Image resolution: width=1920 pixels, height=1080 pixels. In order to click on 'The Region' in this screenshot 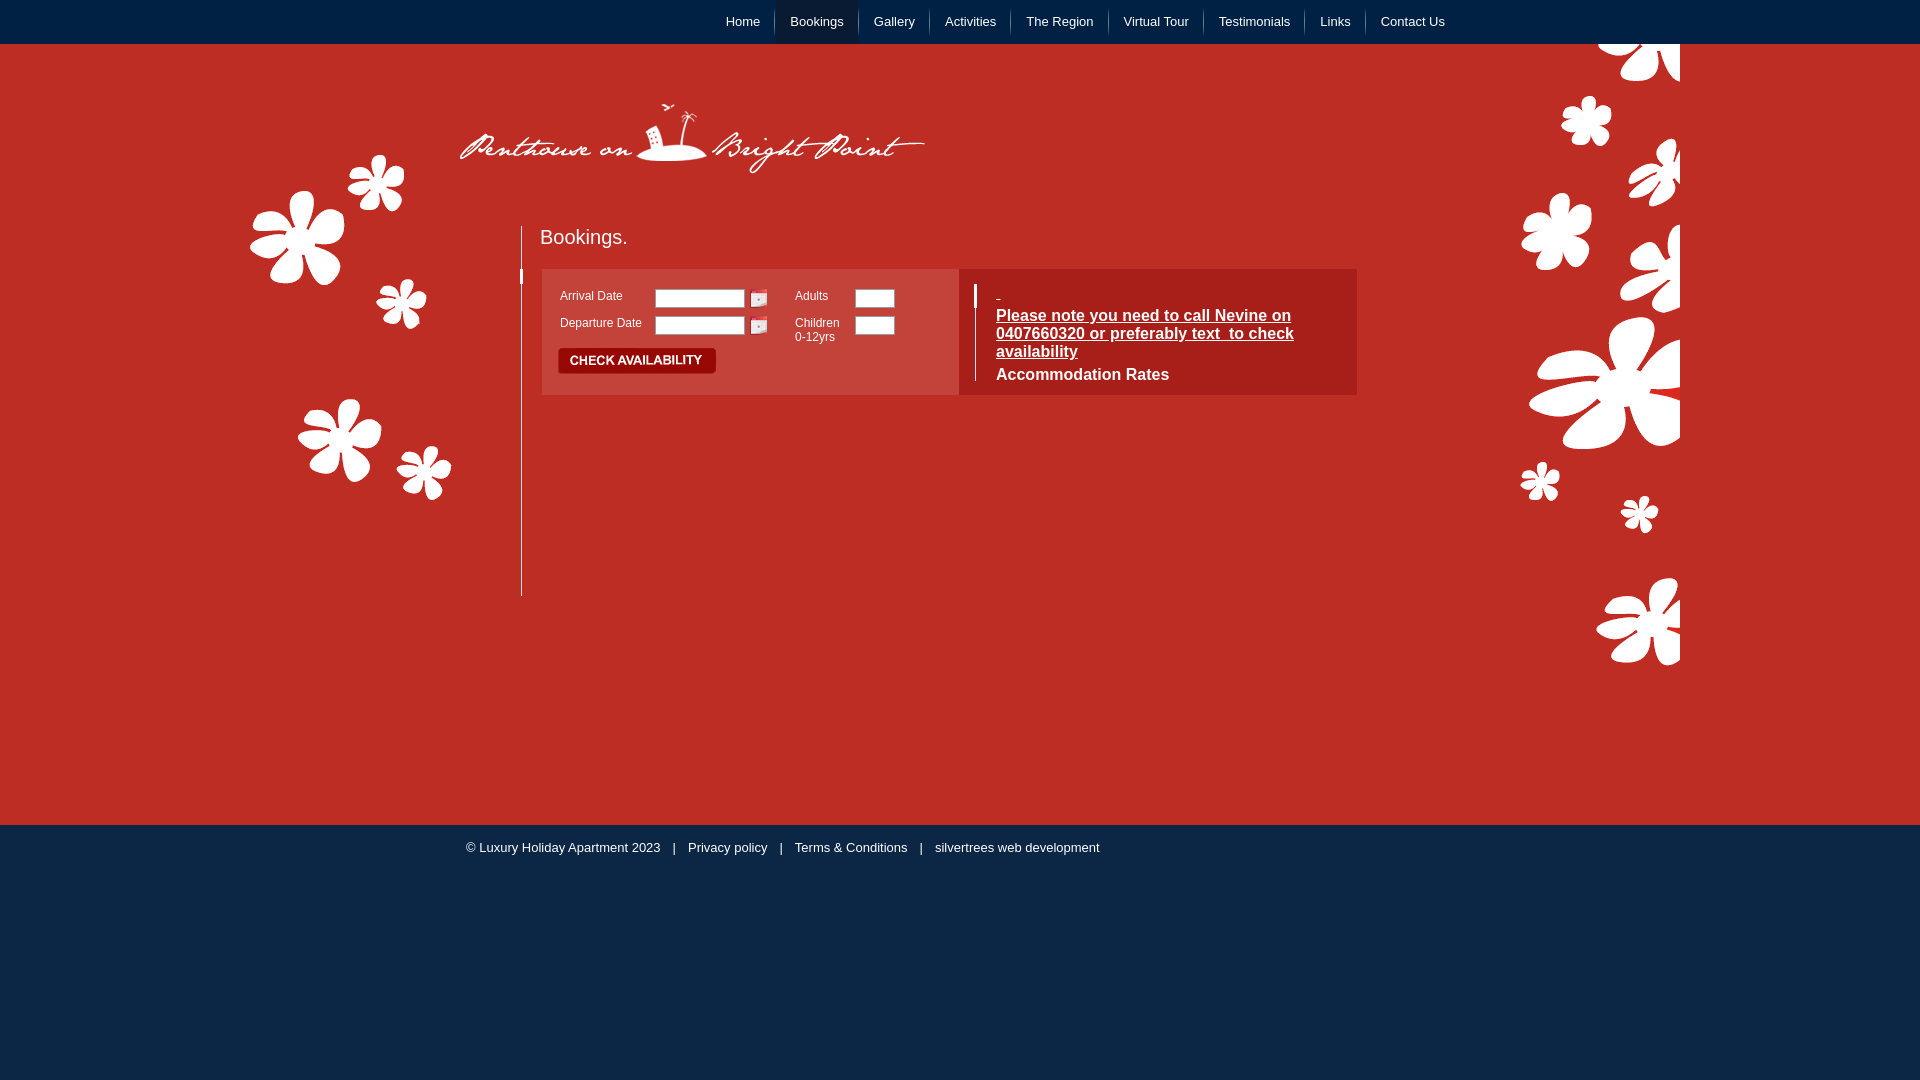, I will do `click(1058, 22)`.